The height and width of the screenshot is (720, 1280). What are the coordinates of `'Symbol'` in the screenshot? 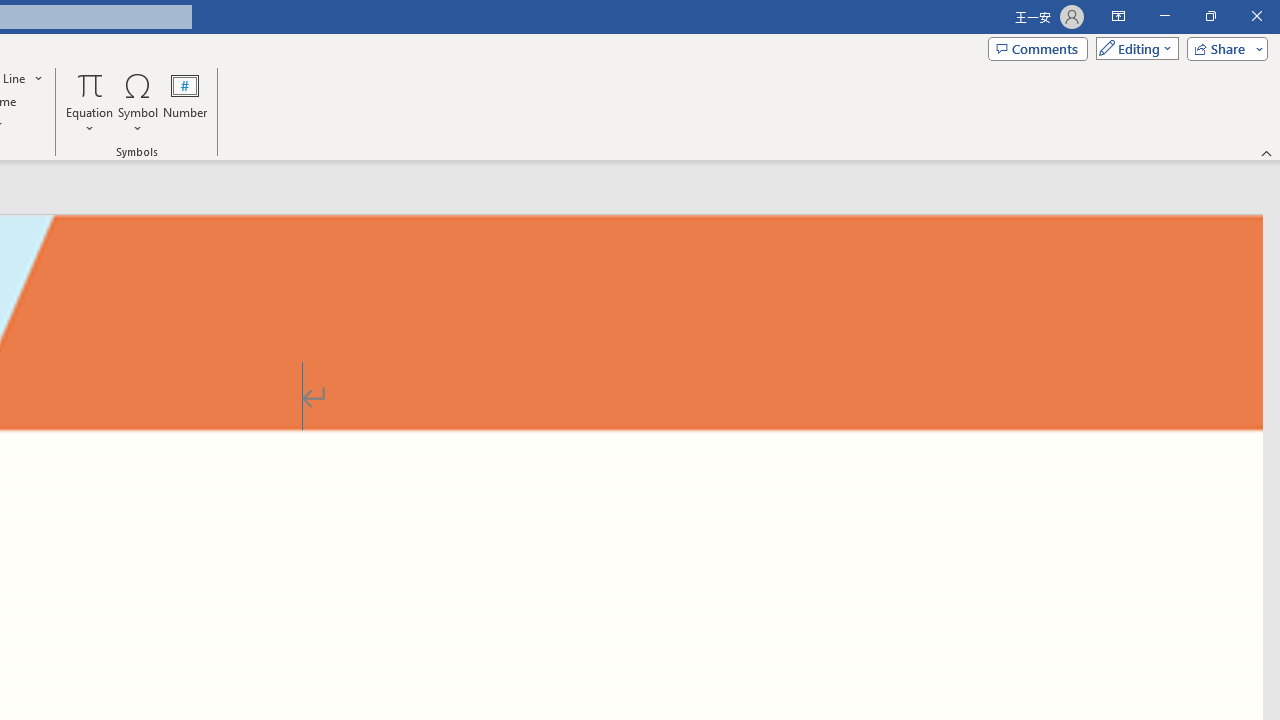 It's located at (137, 103).